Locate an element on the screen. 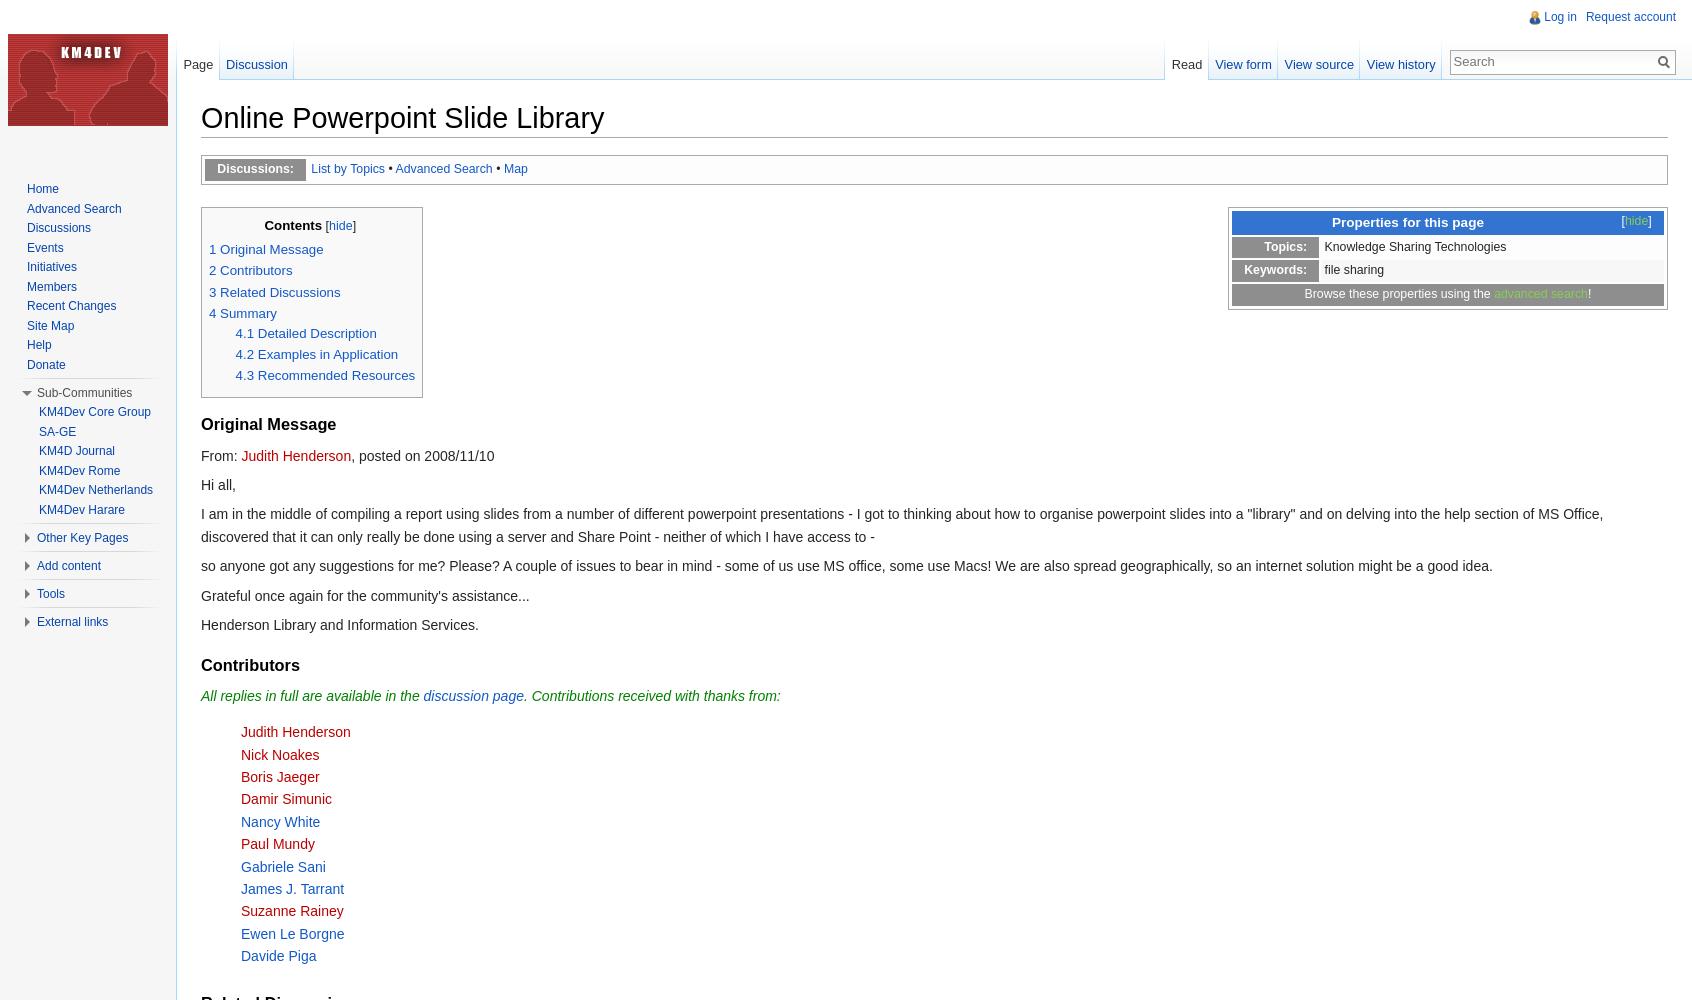 Image resolution: width=1692 pixels, height=1000 pixels. 'Advanced Search' is located at coordinates (442, 168).